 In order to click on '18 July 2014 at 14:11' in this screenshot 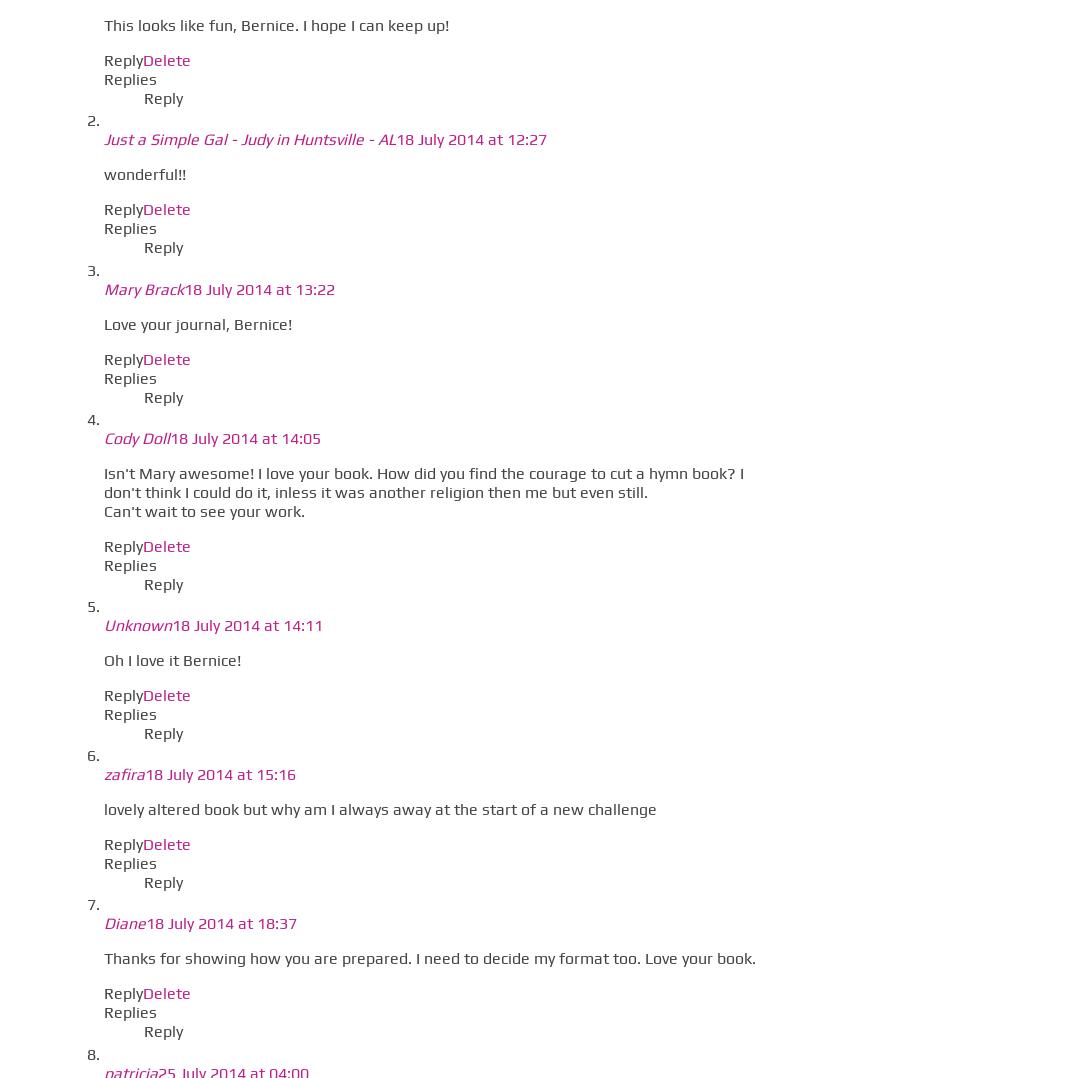, I will do `click(247, 623)`.